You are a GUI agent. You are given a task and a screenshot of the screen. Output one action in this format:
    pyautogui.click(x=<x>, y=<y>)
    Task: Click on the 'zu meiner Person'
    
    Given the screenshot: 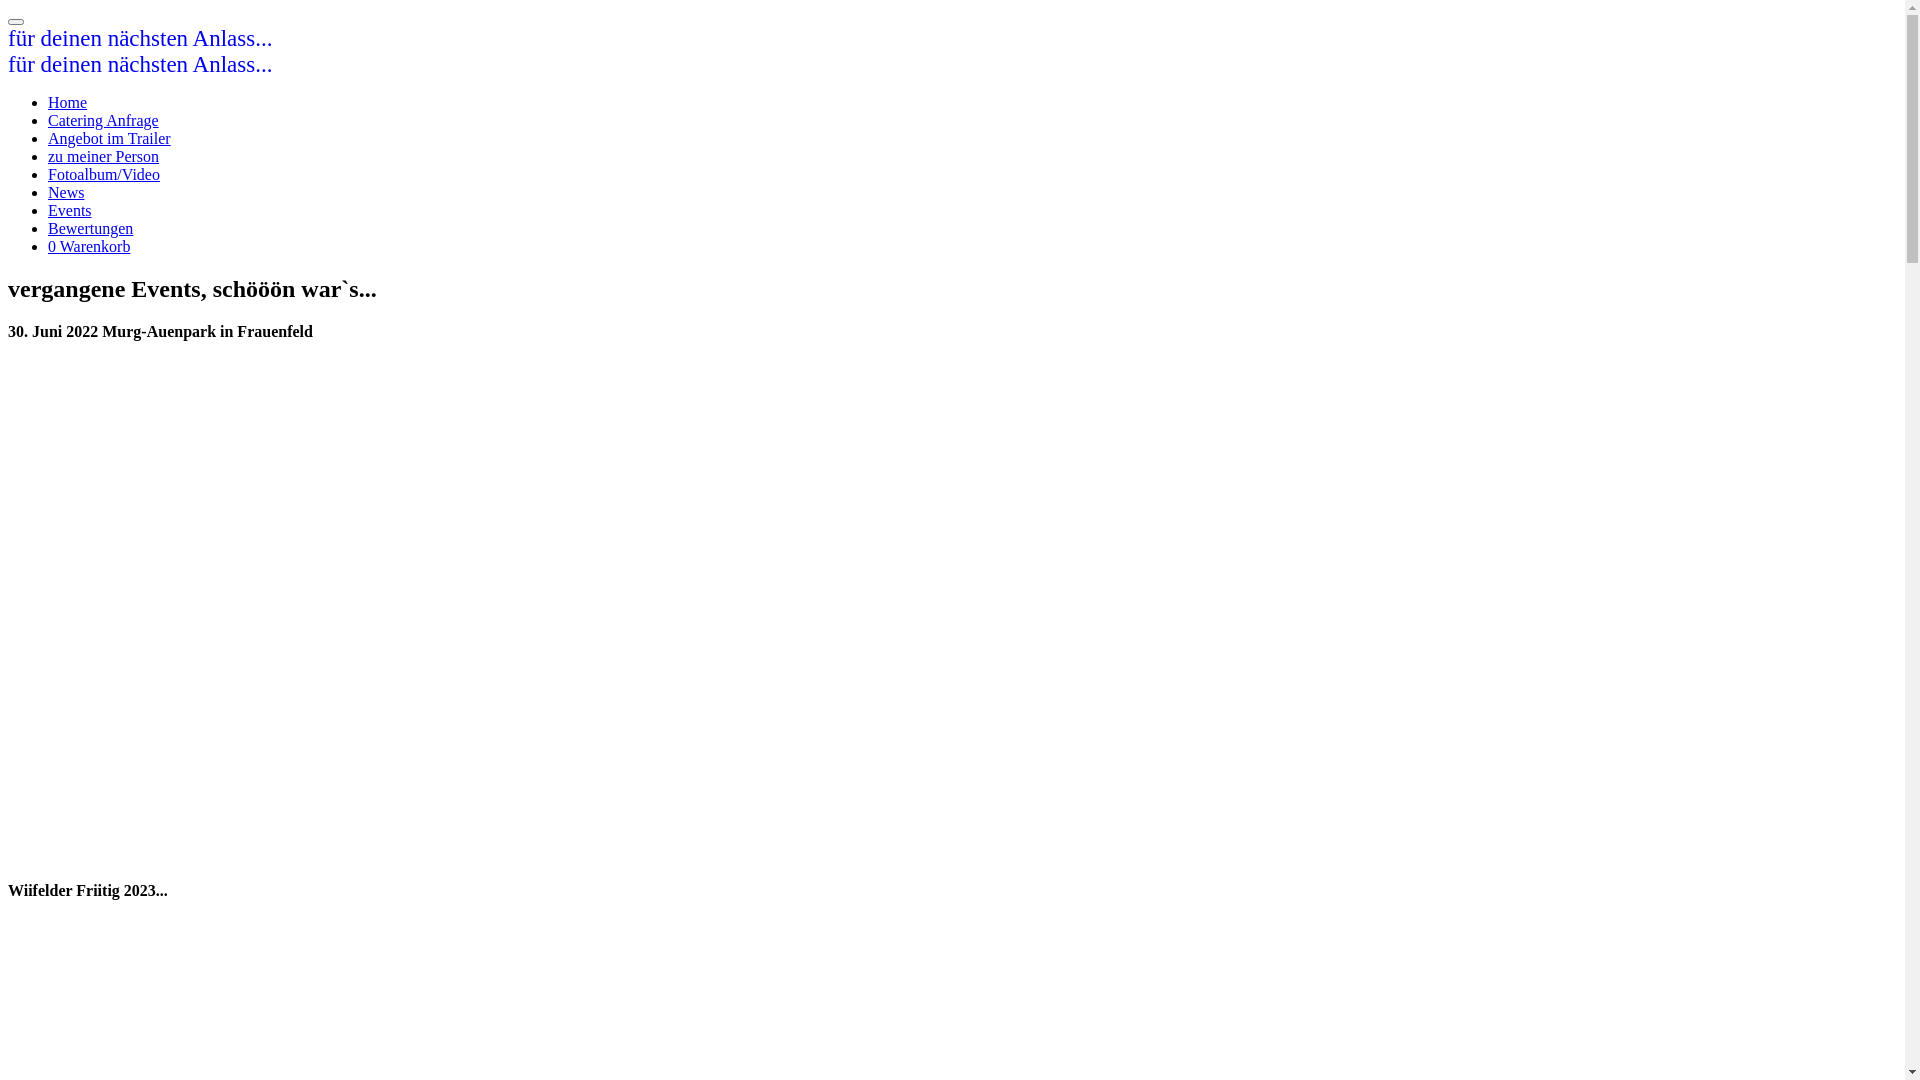 What is the action you would take?
    pyautogui.click(x=102, y=155)
    